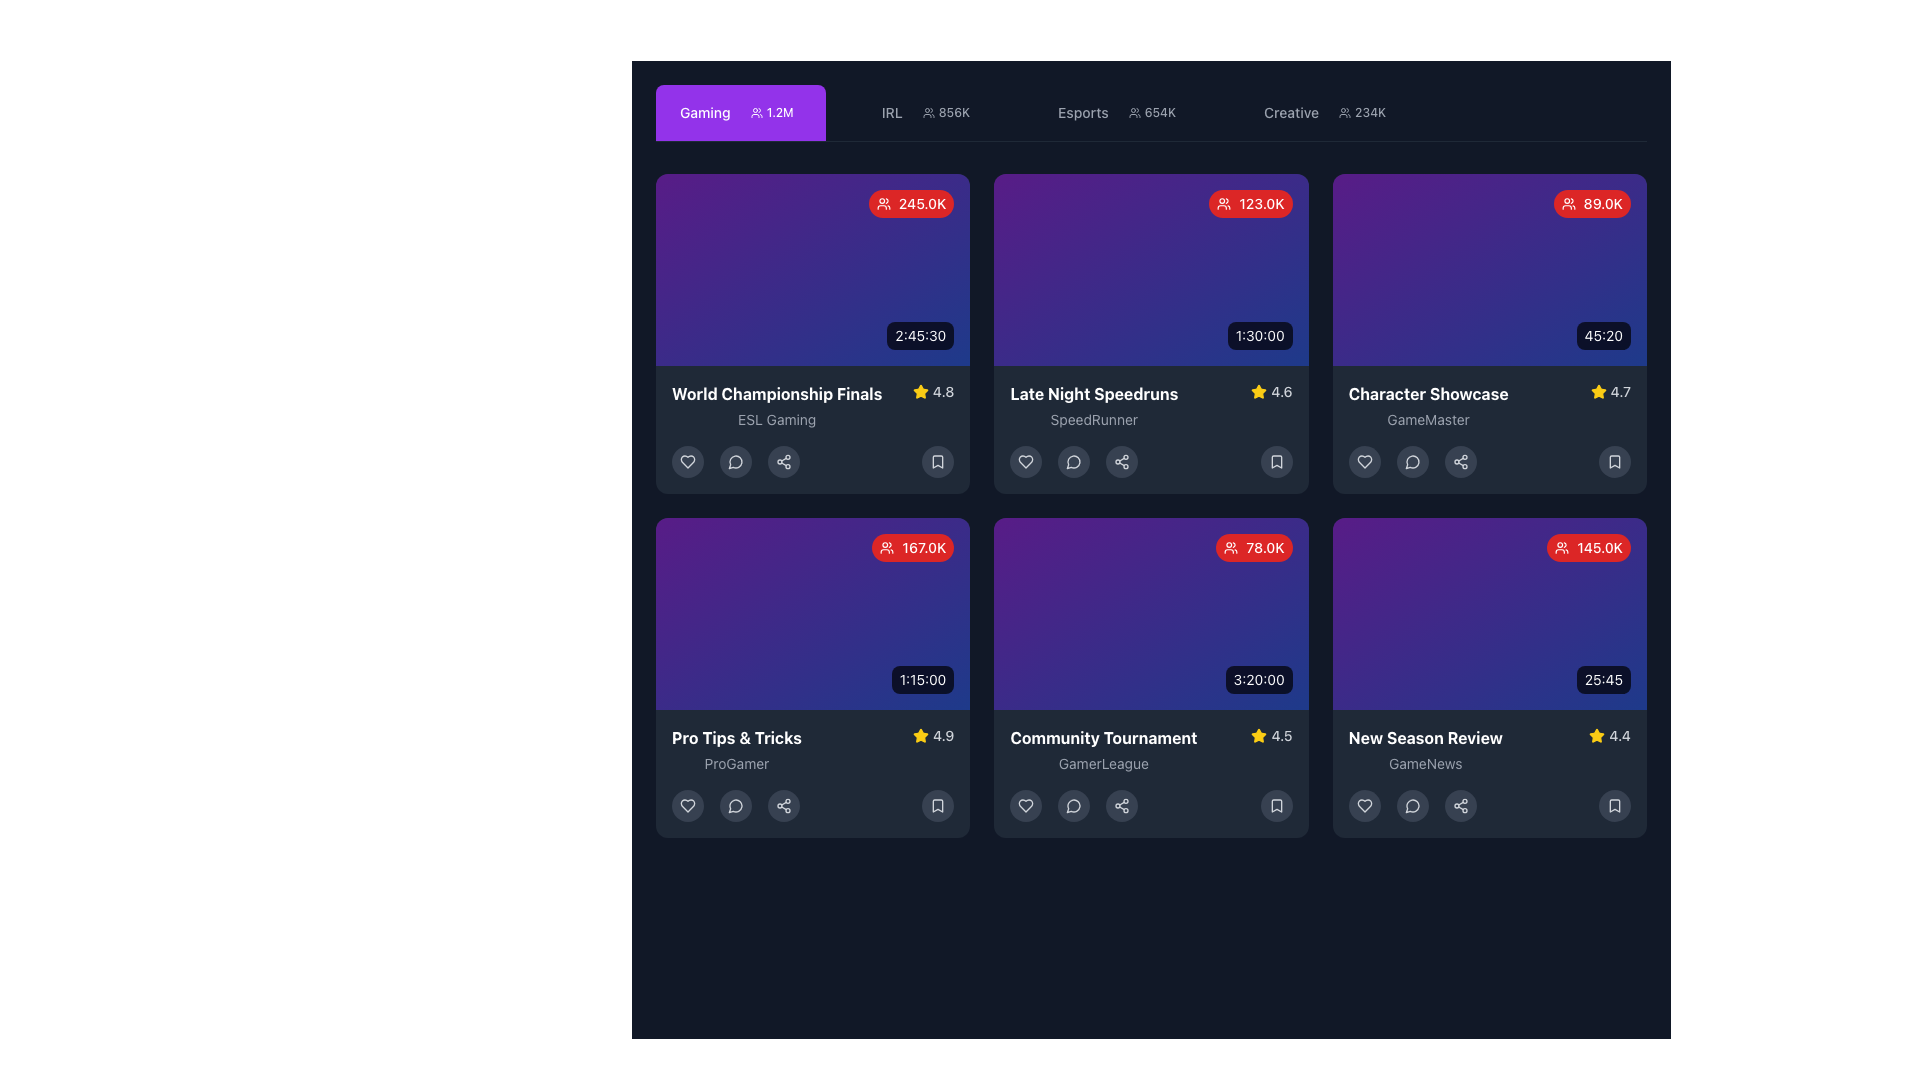  What do you see at coordinates (927, 112) in the screenshot?
I see `the Icon (Group of Users) located in the navigation bar near the top of the interface, positioned to the left of the numerical indicator '856K' representing followers` at bounding box center [927, 112].